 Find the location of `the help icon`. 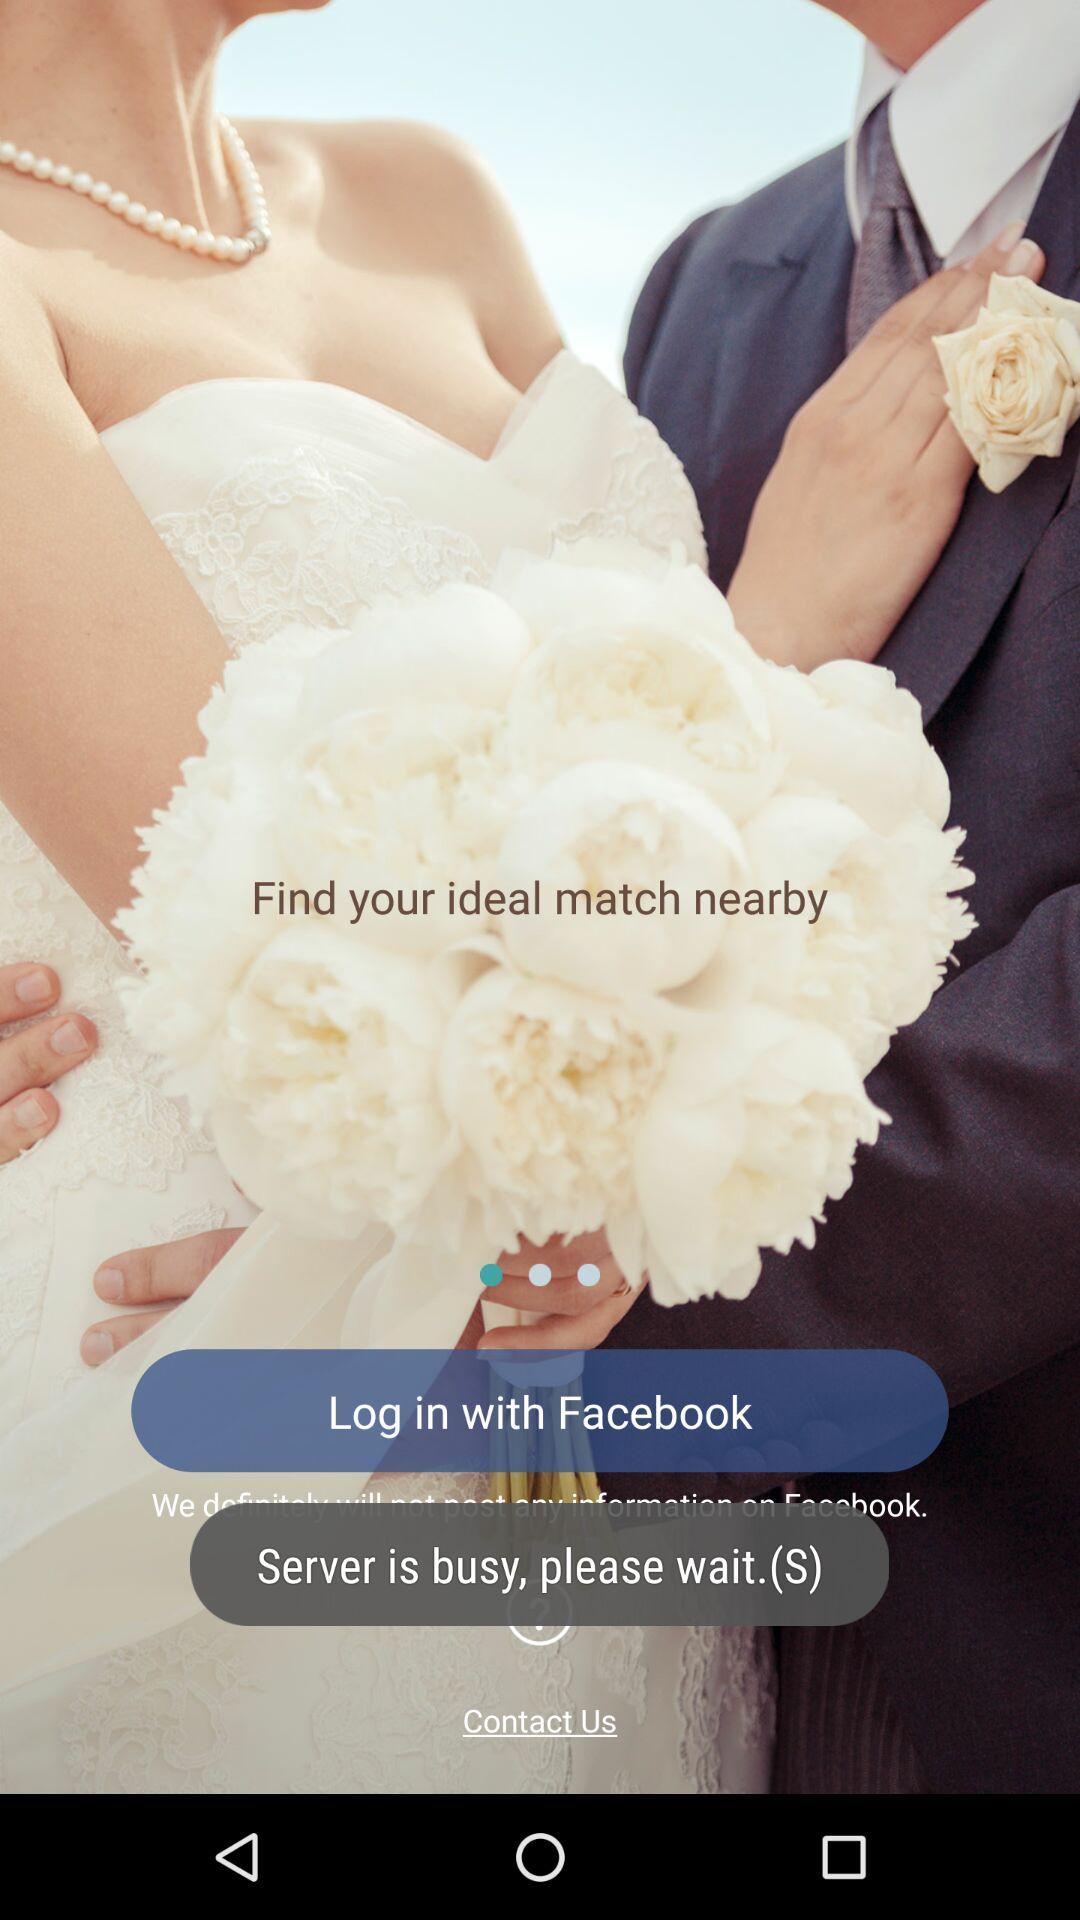

the help icon is located at coordinates (538, 1612).